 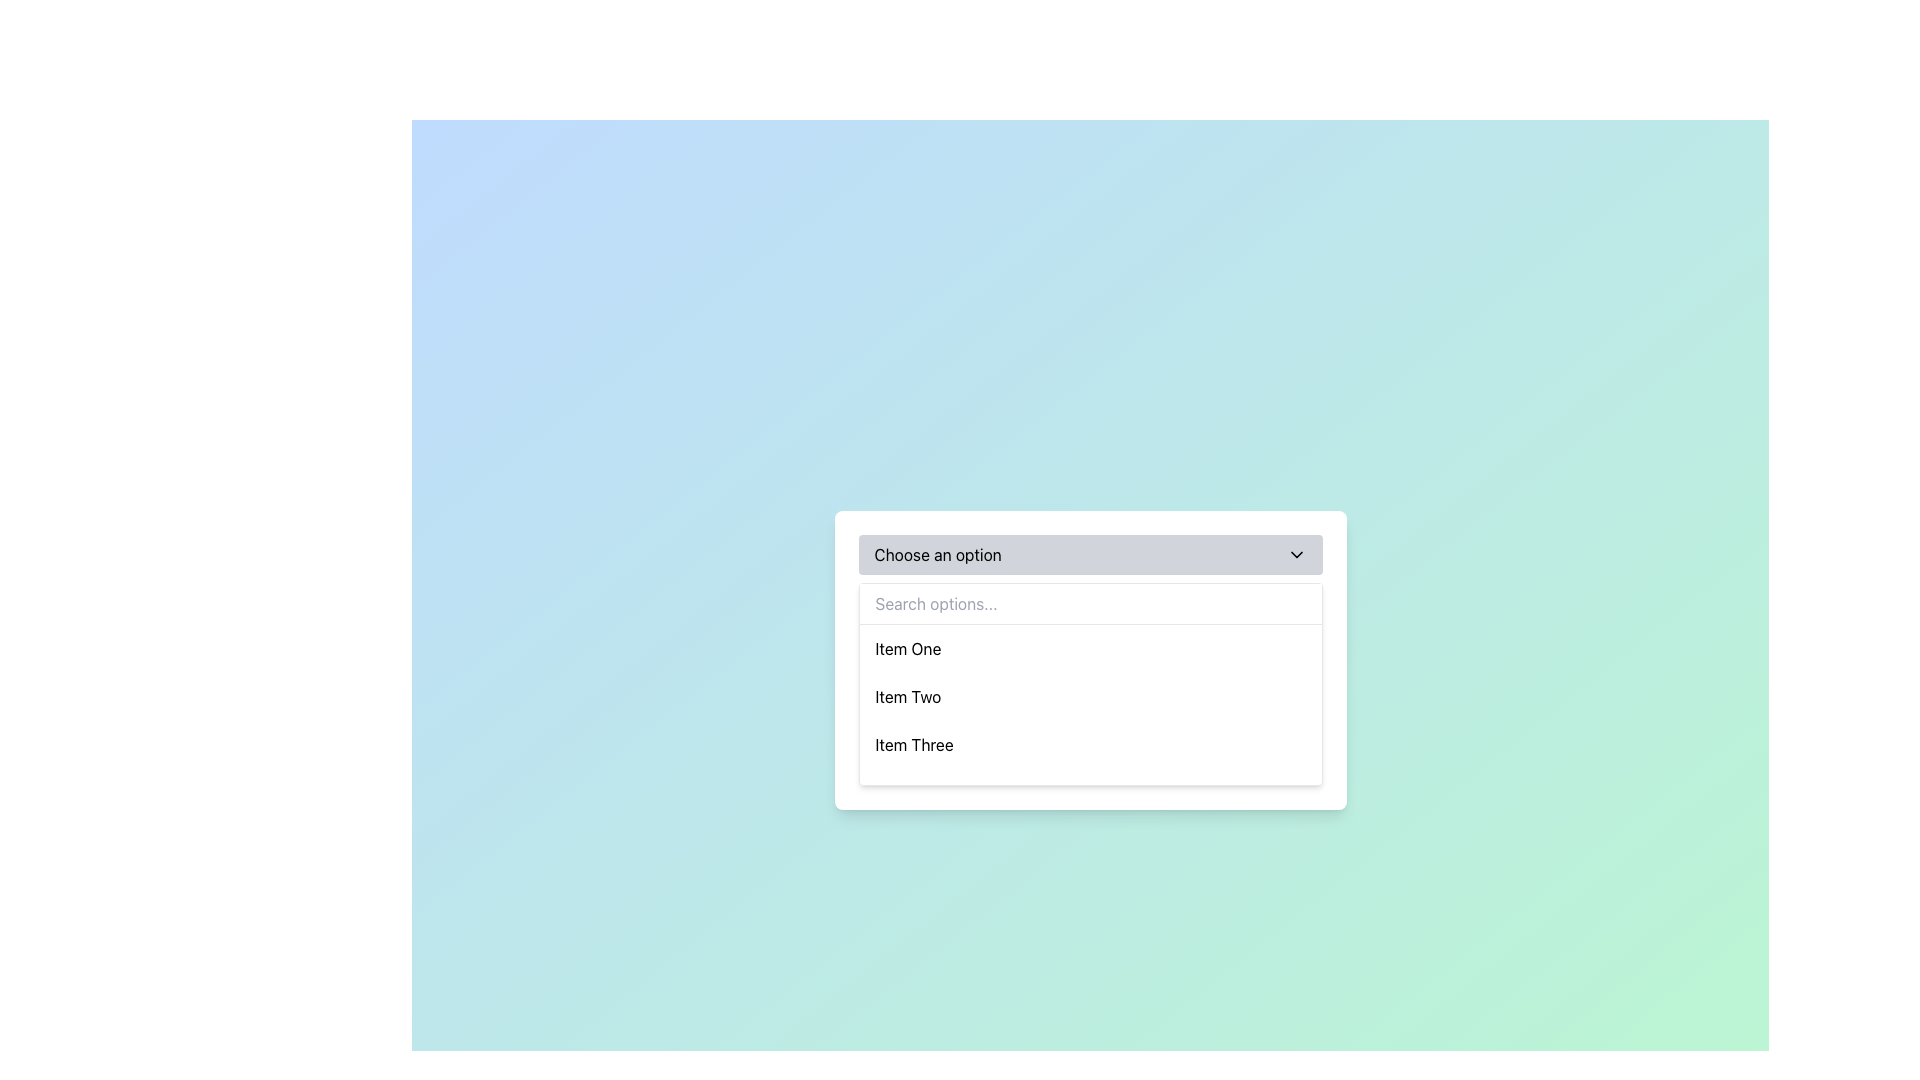 I want to click on the first selectable item in the dropdown menu labeled 'Item One' to trigger its hover state, so click(x=1089, y=648).